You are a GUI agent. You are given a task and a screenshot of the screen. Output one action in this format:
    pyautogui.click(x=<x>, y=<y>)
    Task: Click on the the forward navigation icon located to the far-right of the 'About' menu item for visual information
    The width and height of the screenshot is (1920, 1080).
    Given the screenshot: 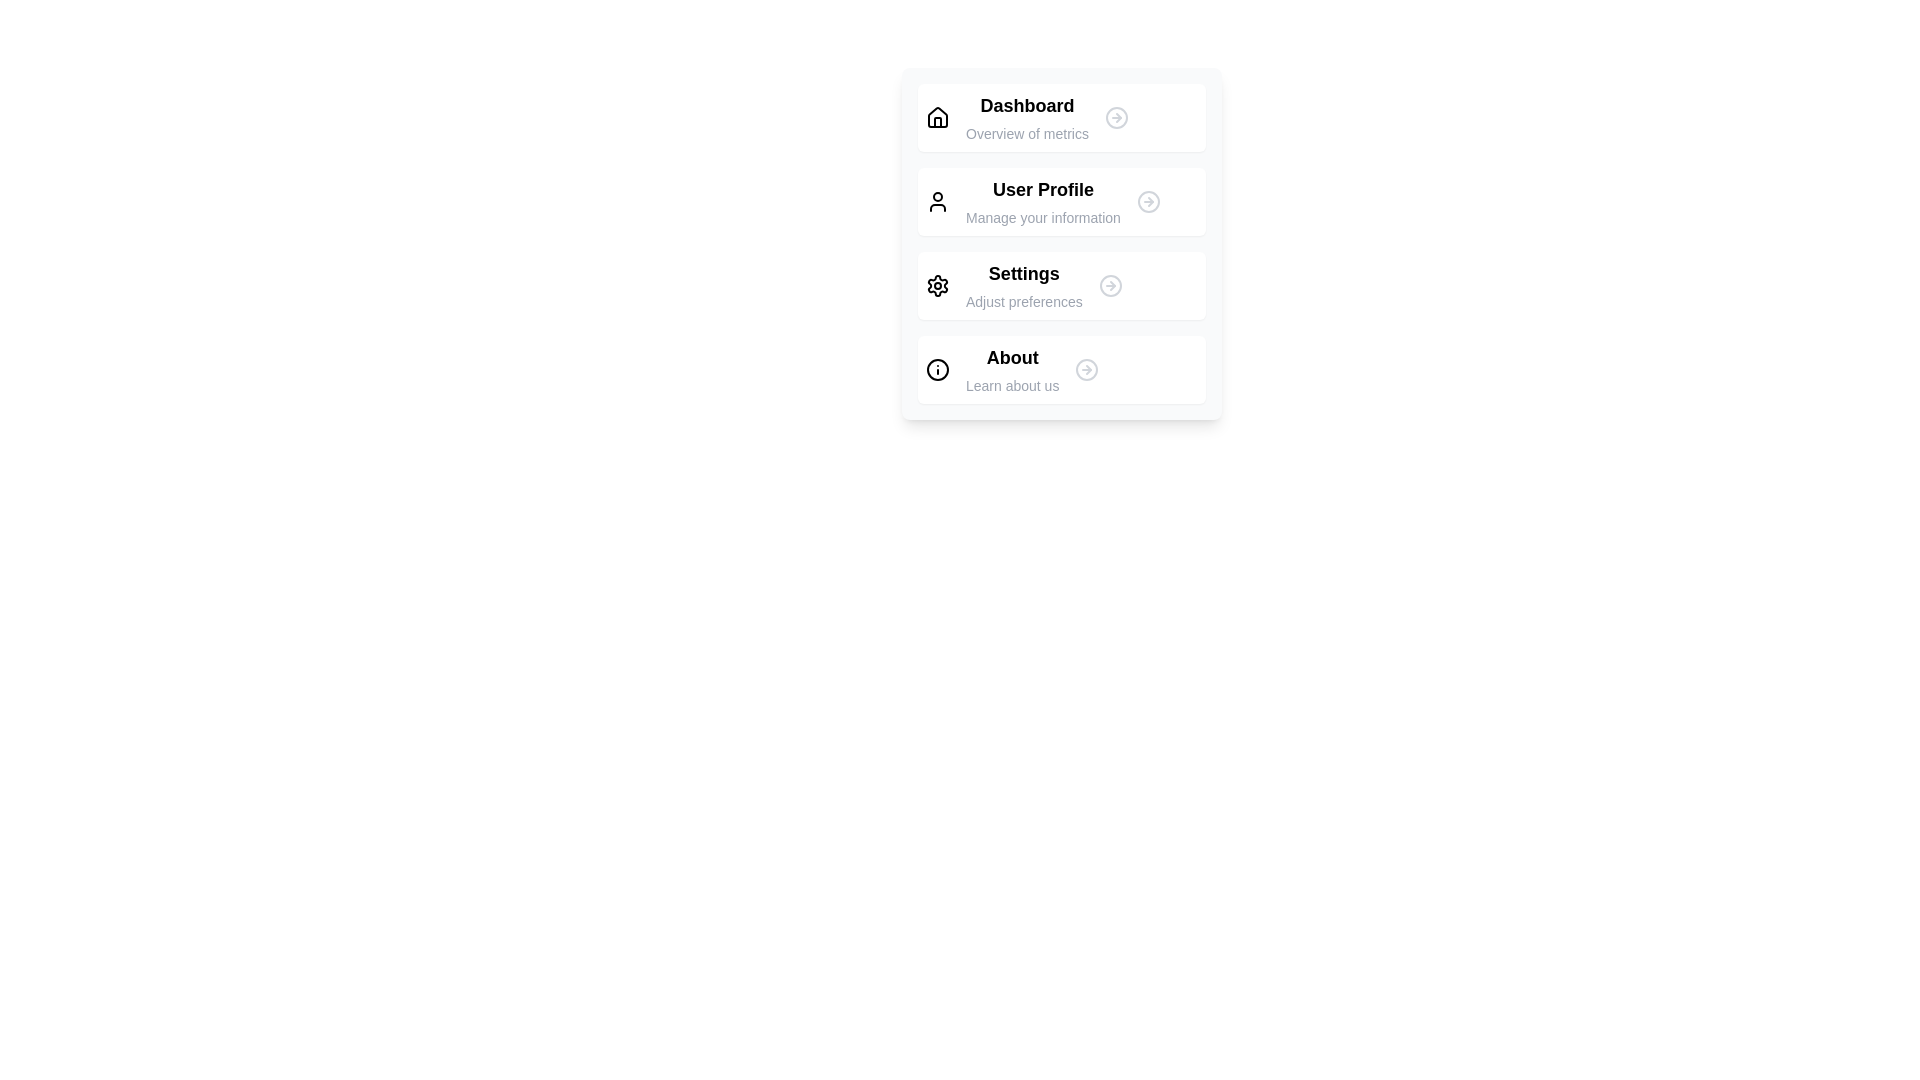 What is the action you would take?
    pyautogui.click(x=1086, y=370)
    